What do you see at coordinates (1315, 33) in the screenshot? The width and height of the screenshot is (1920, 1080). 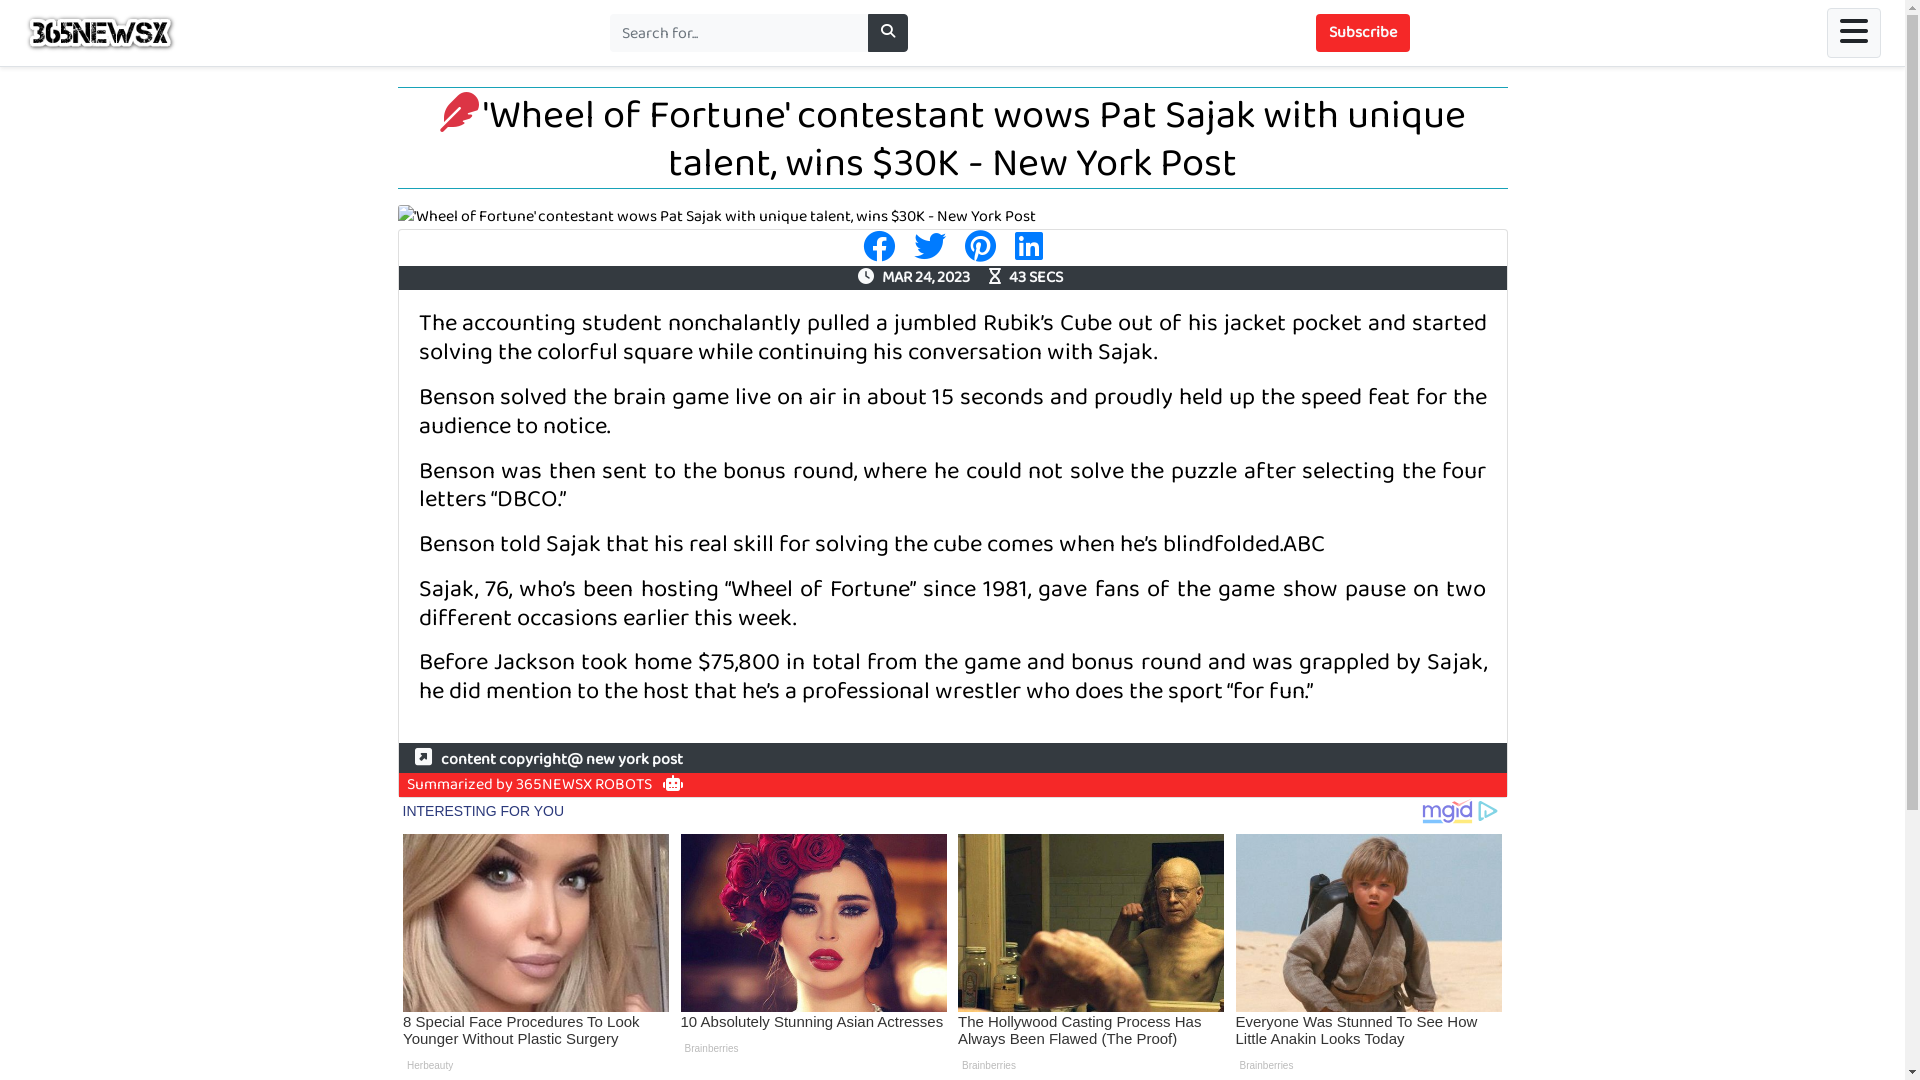 I see `'Subscribe'` at bounding box center [1315, 33].